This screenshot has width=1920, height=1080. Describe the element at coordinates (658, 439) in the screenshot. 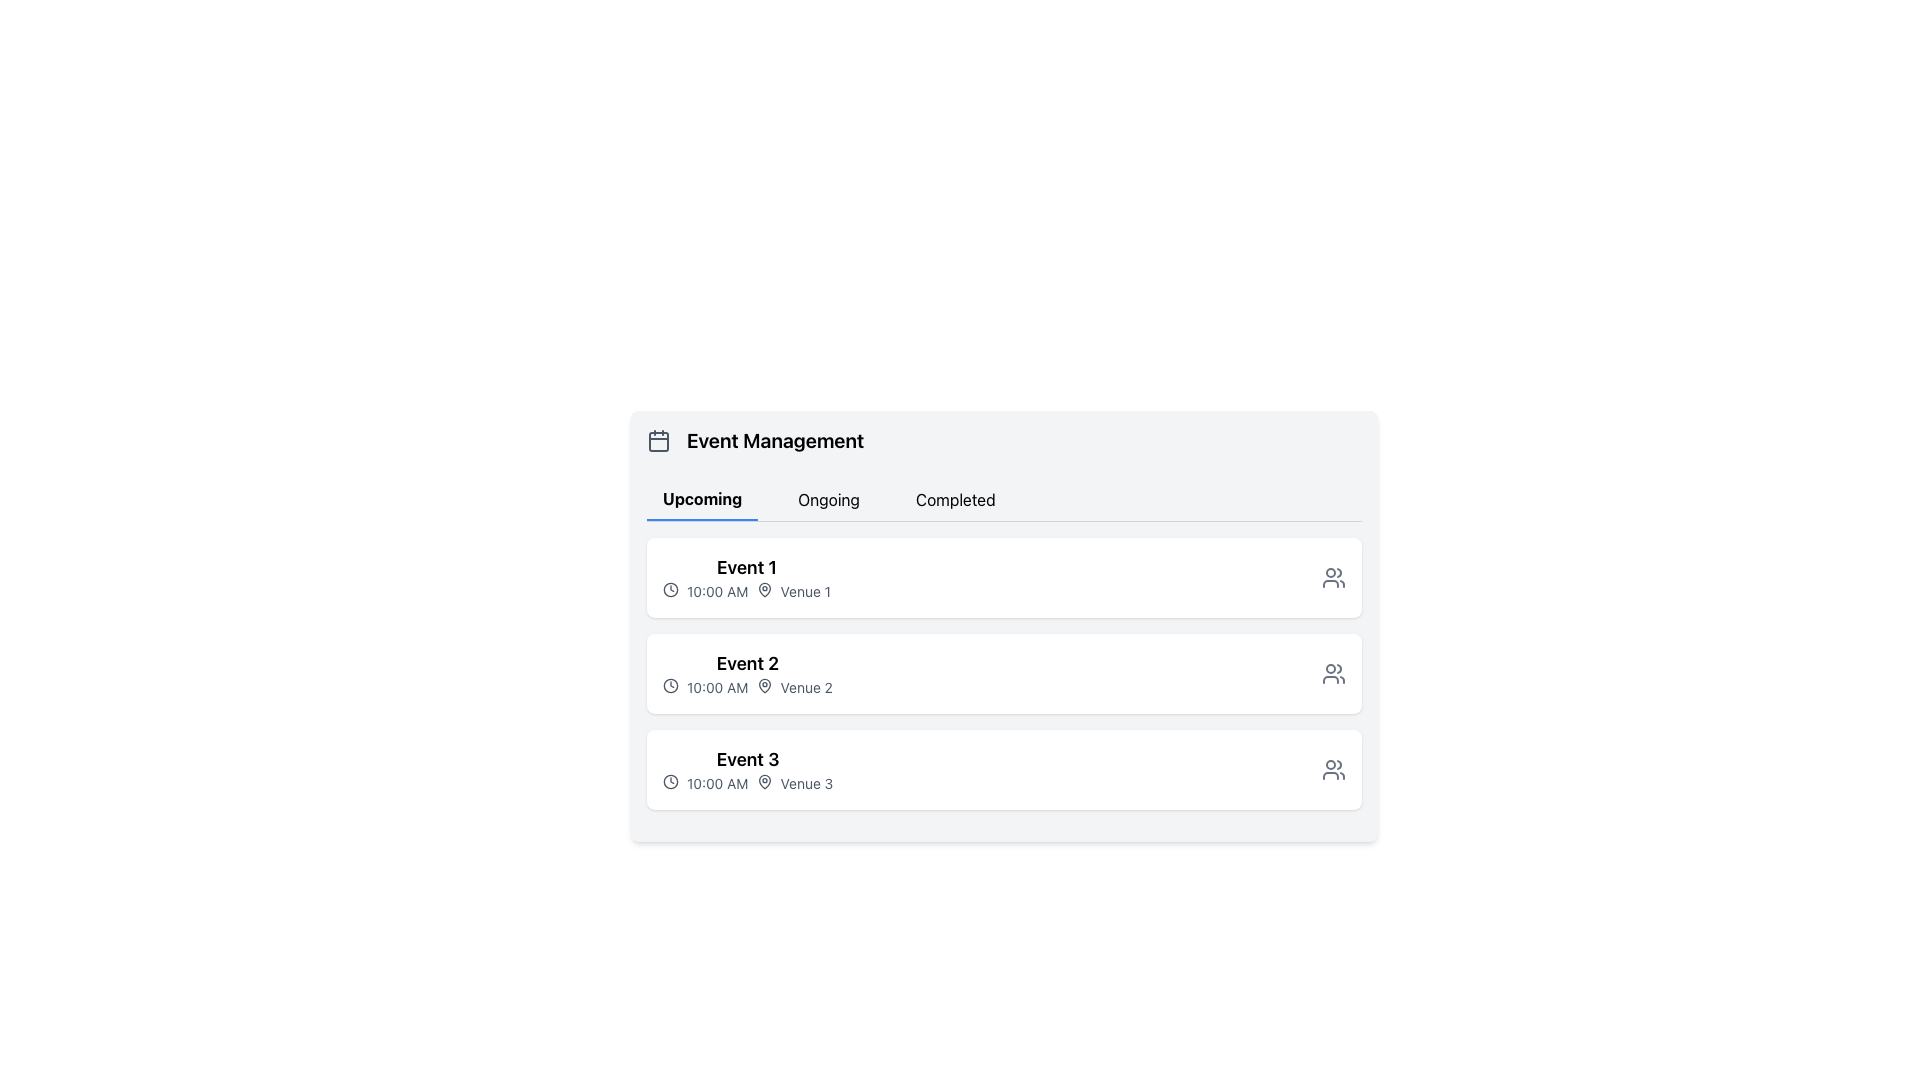

I see `the calendar icon located to the left of the 'Event Management' header, which represents the scheduling functionality` at that location.